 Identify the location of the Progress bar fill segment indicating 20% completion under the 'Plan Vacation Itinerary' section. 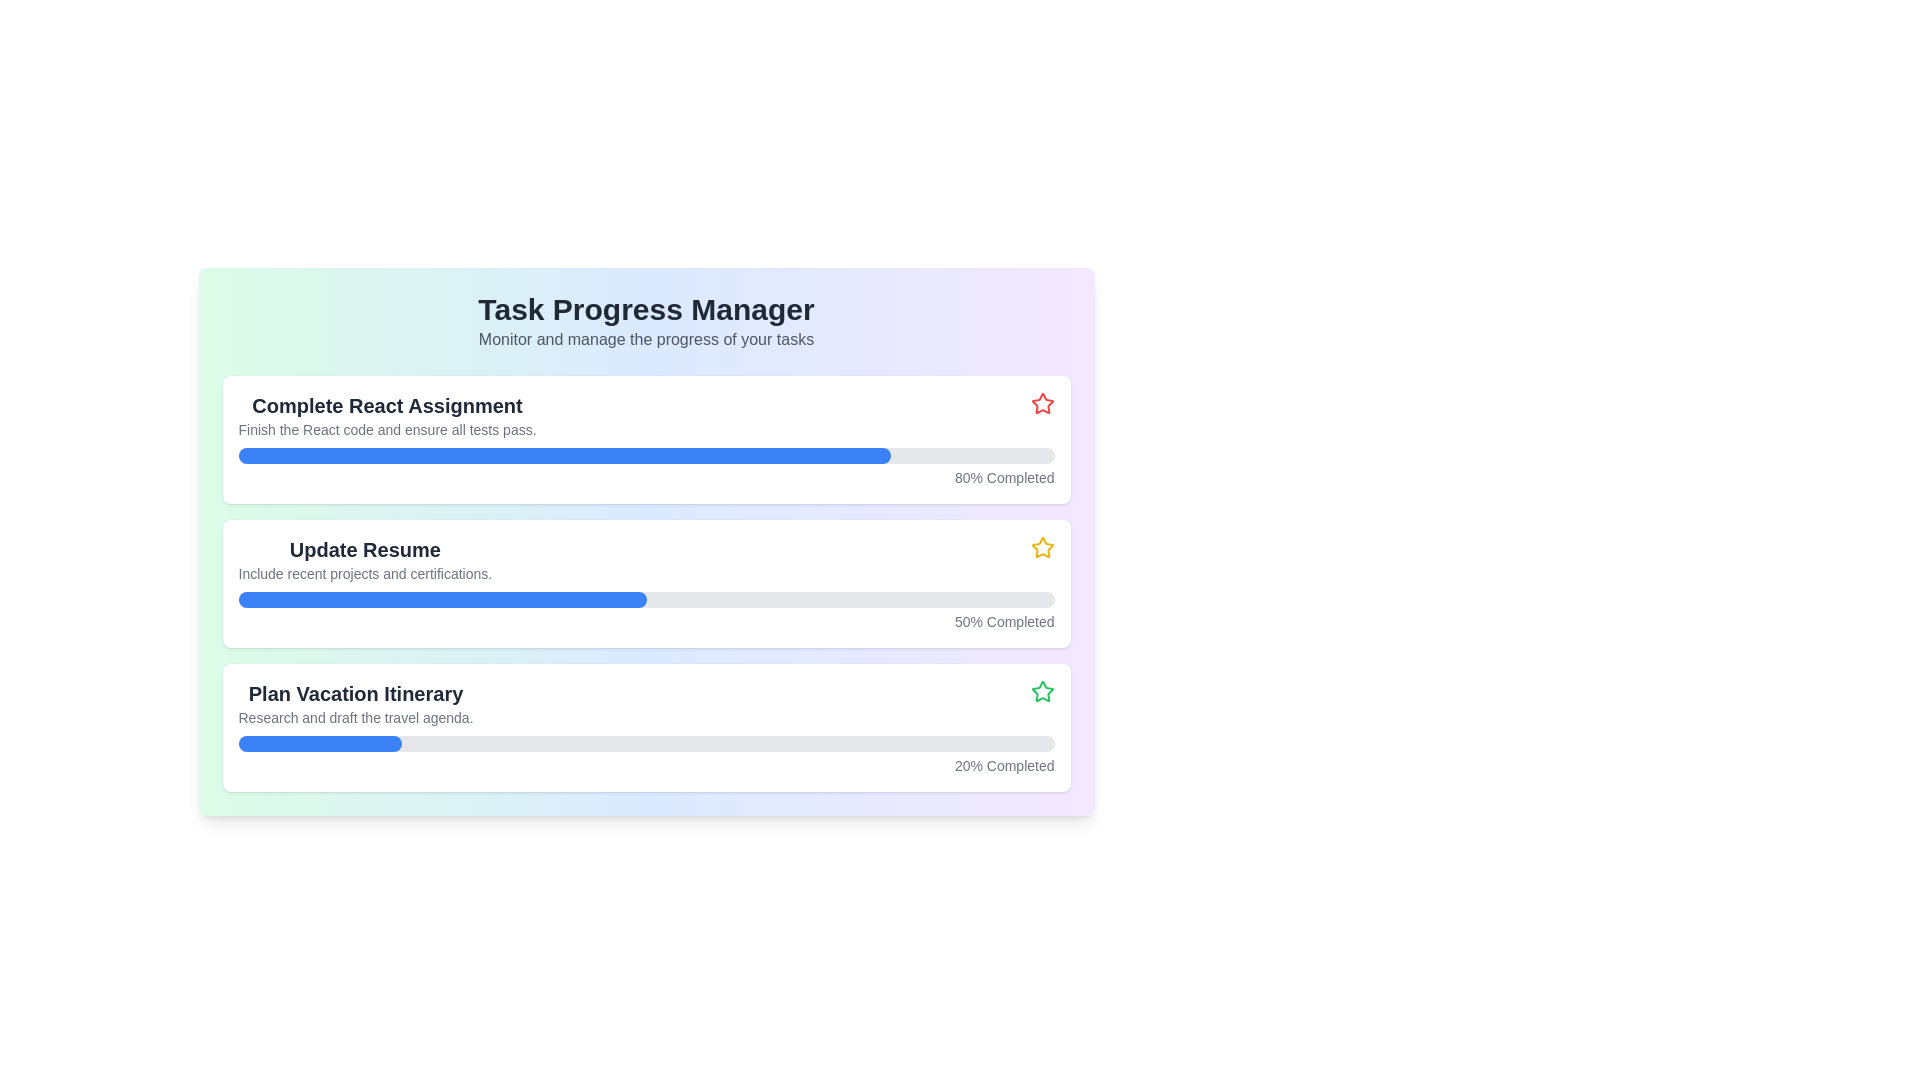
(320, 744).